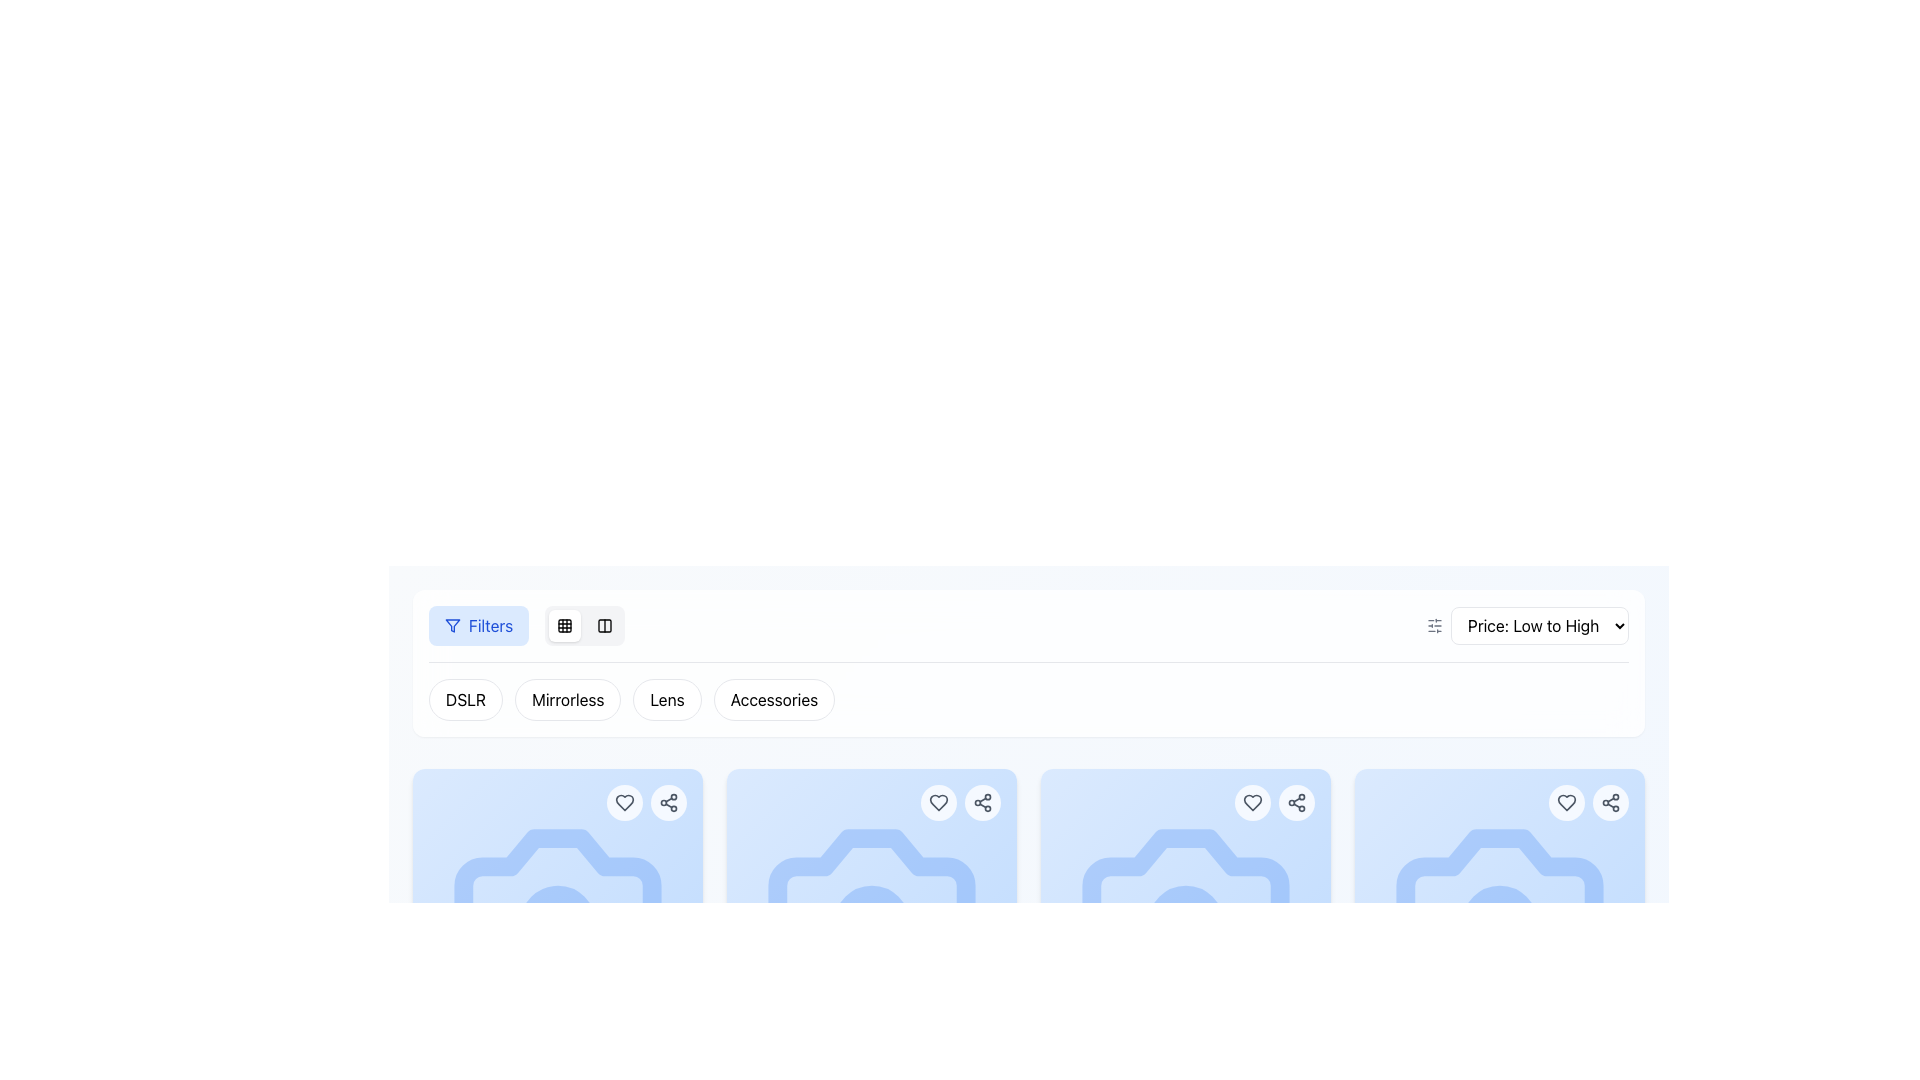  What do you see at coordinates (451, 624) in the screenshot?
I see `the filtering icon located within the 'Filters' button on the left side of the horizontal navigation bar above the product listing section` at bounding box center [451, 624].